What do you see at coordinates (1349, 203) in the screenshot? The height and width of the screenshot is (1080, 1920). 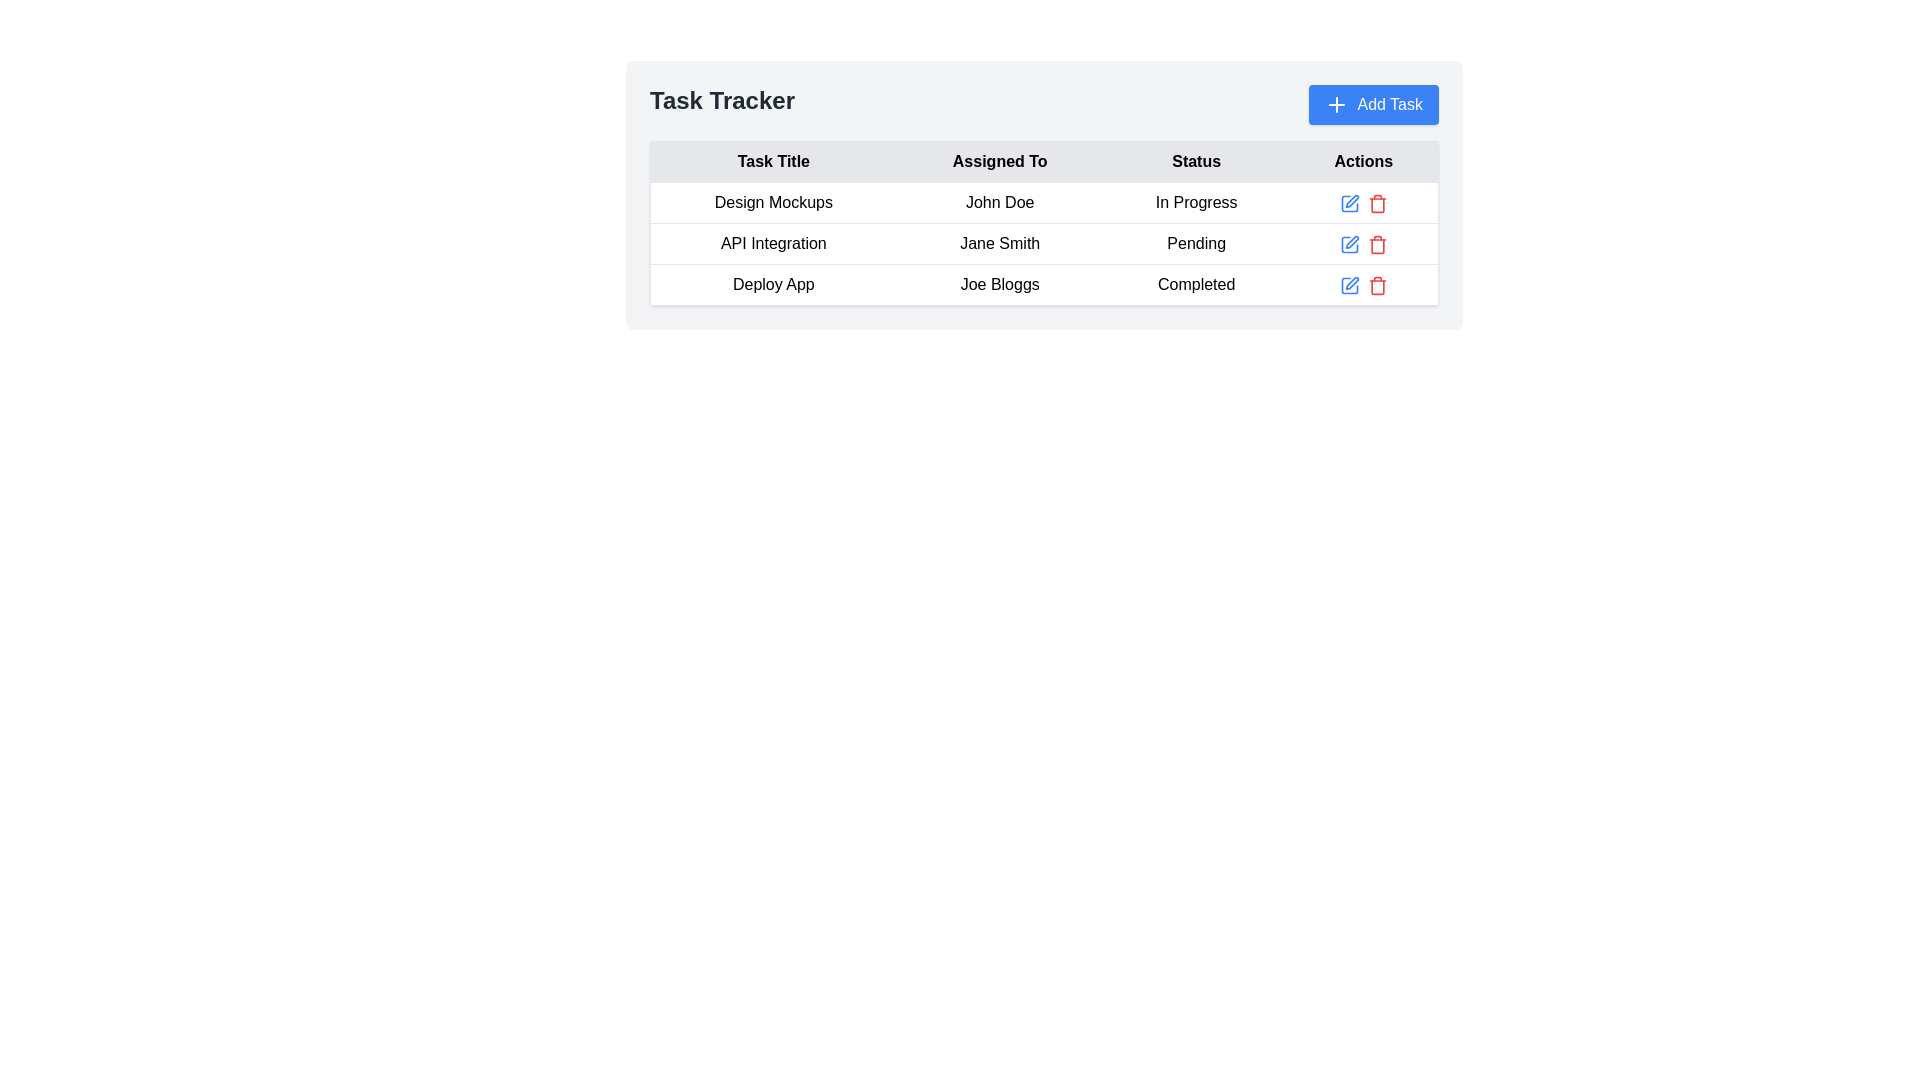 I see `the 'Edit' button in the 'Actions' column of the table for the task titled 'Design Mockups'` at bounding box center [1349, 203].